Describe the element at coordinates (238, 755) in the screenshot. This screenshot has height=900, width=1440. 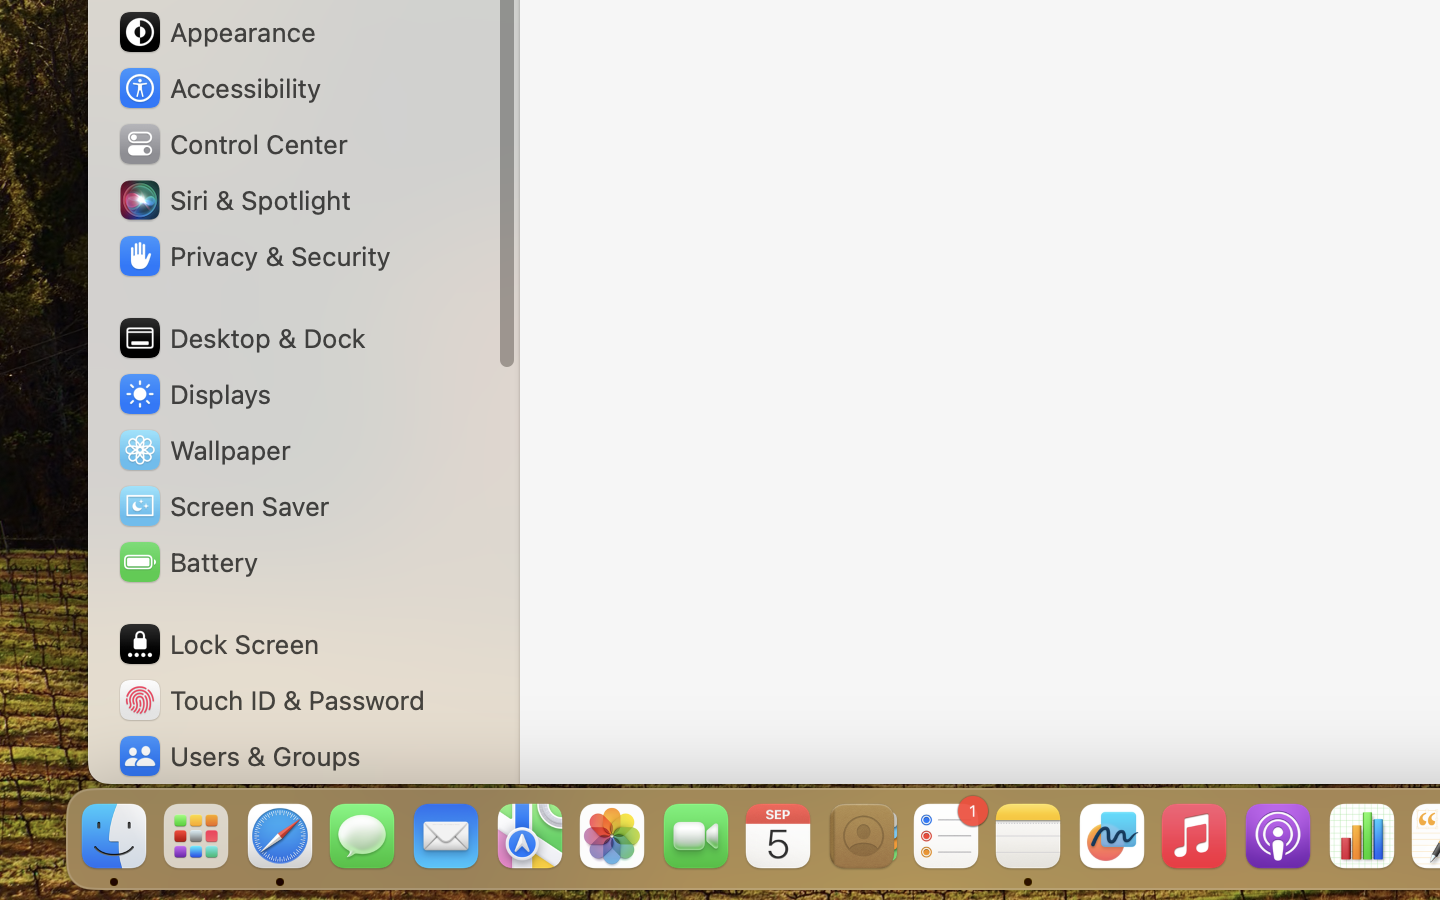
I see `'Users & Groups'` at that location.